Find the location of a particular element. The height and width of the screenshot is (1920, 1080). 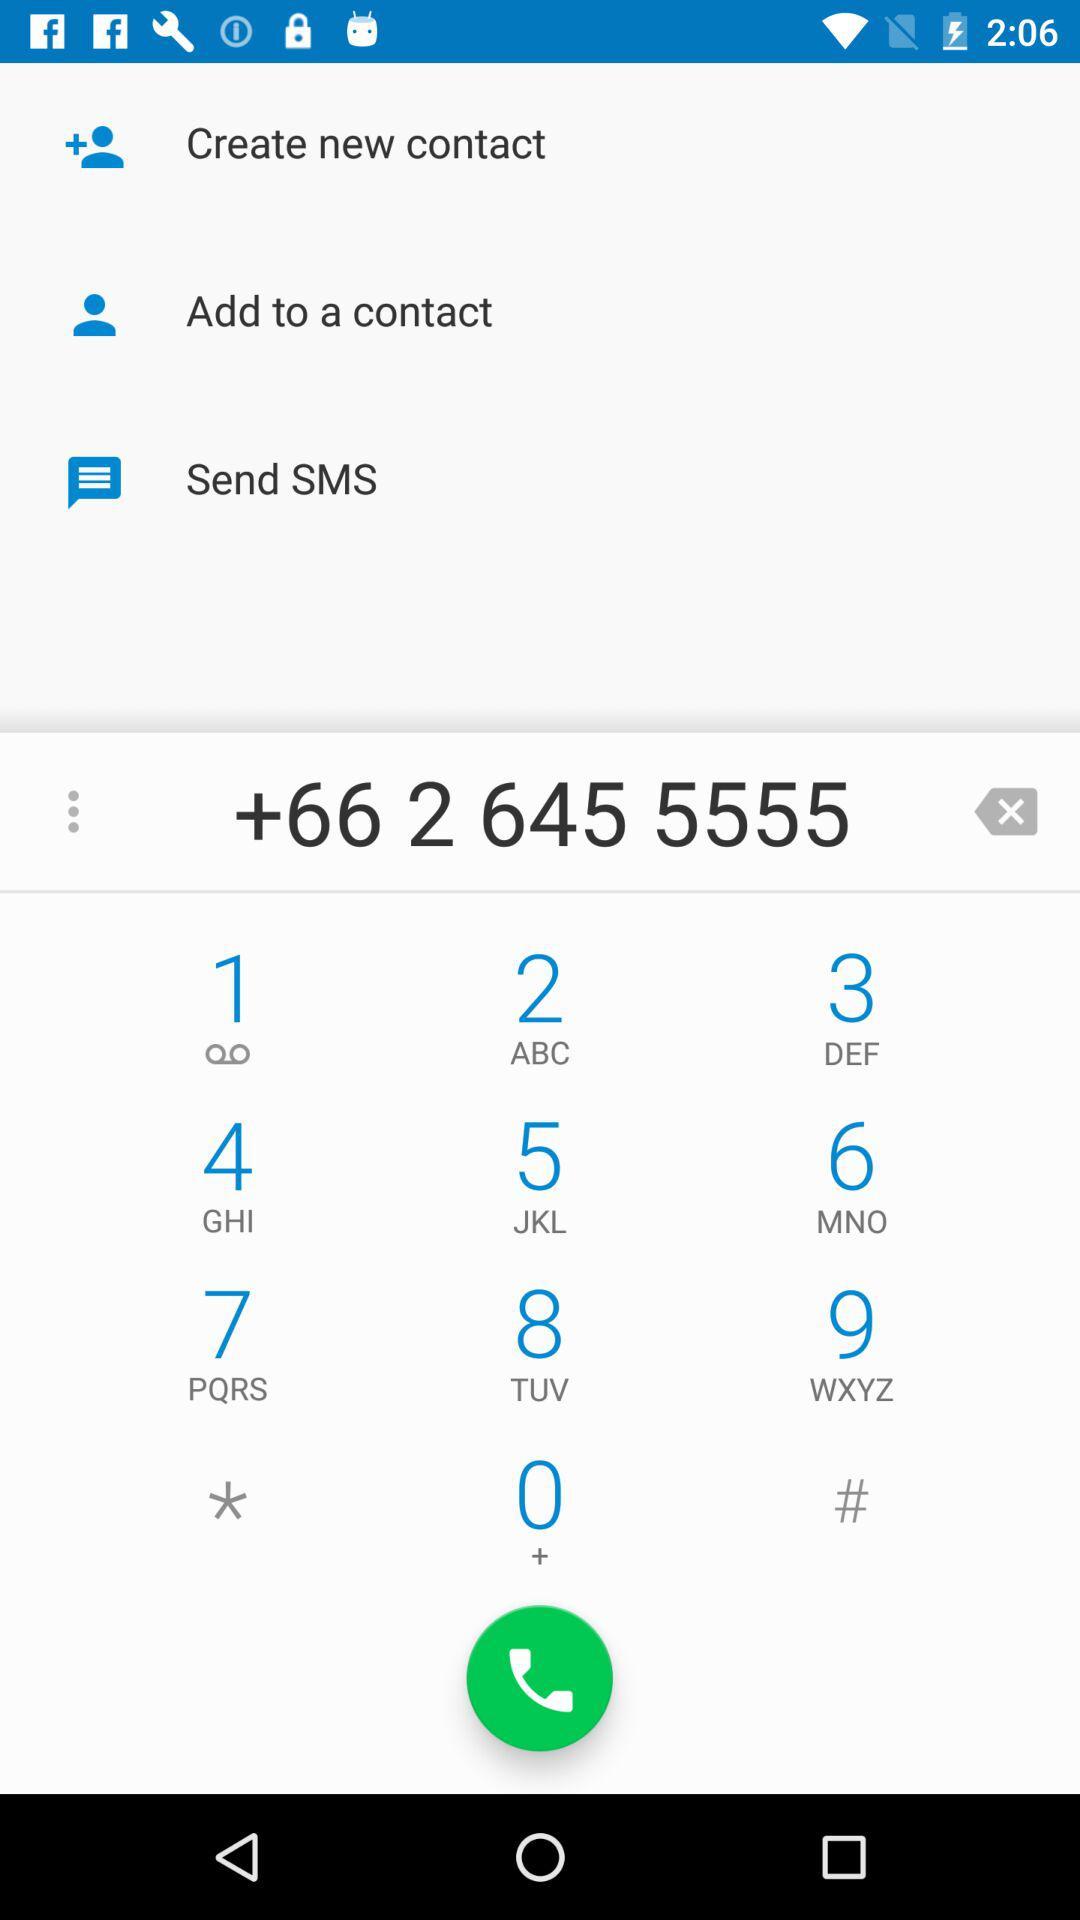

the call icon is located at coordinates (540, 1678).